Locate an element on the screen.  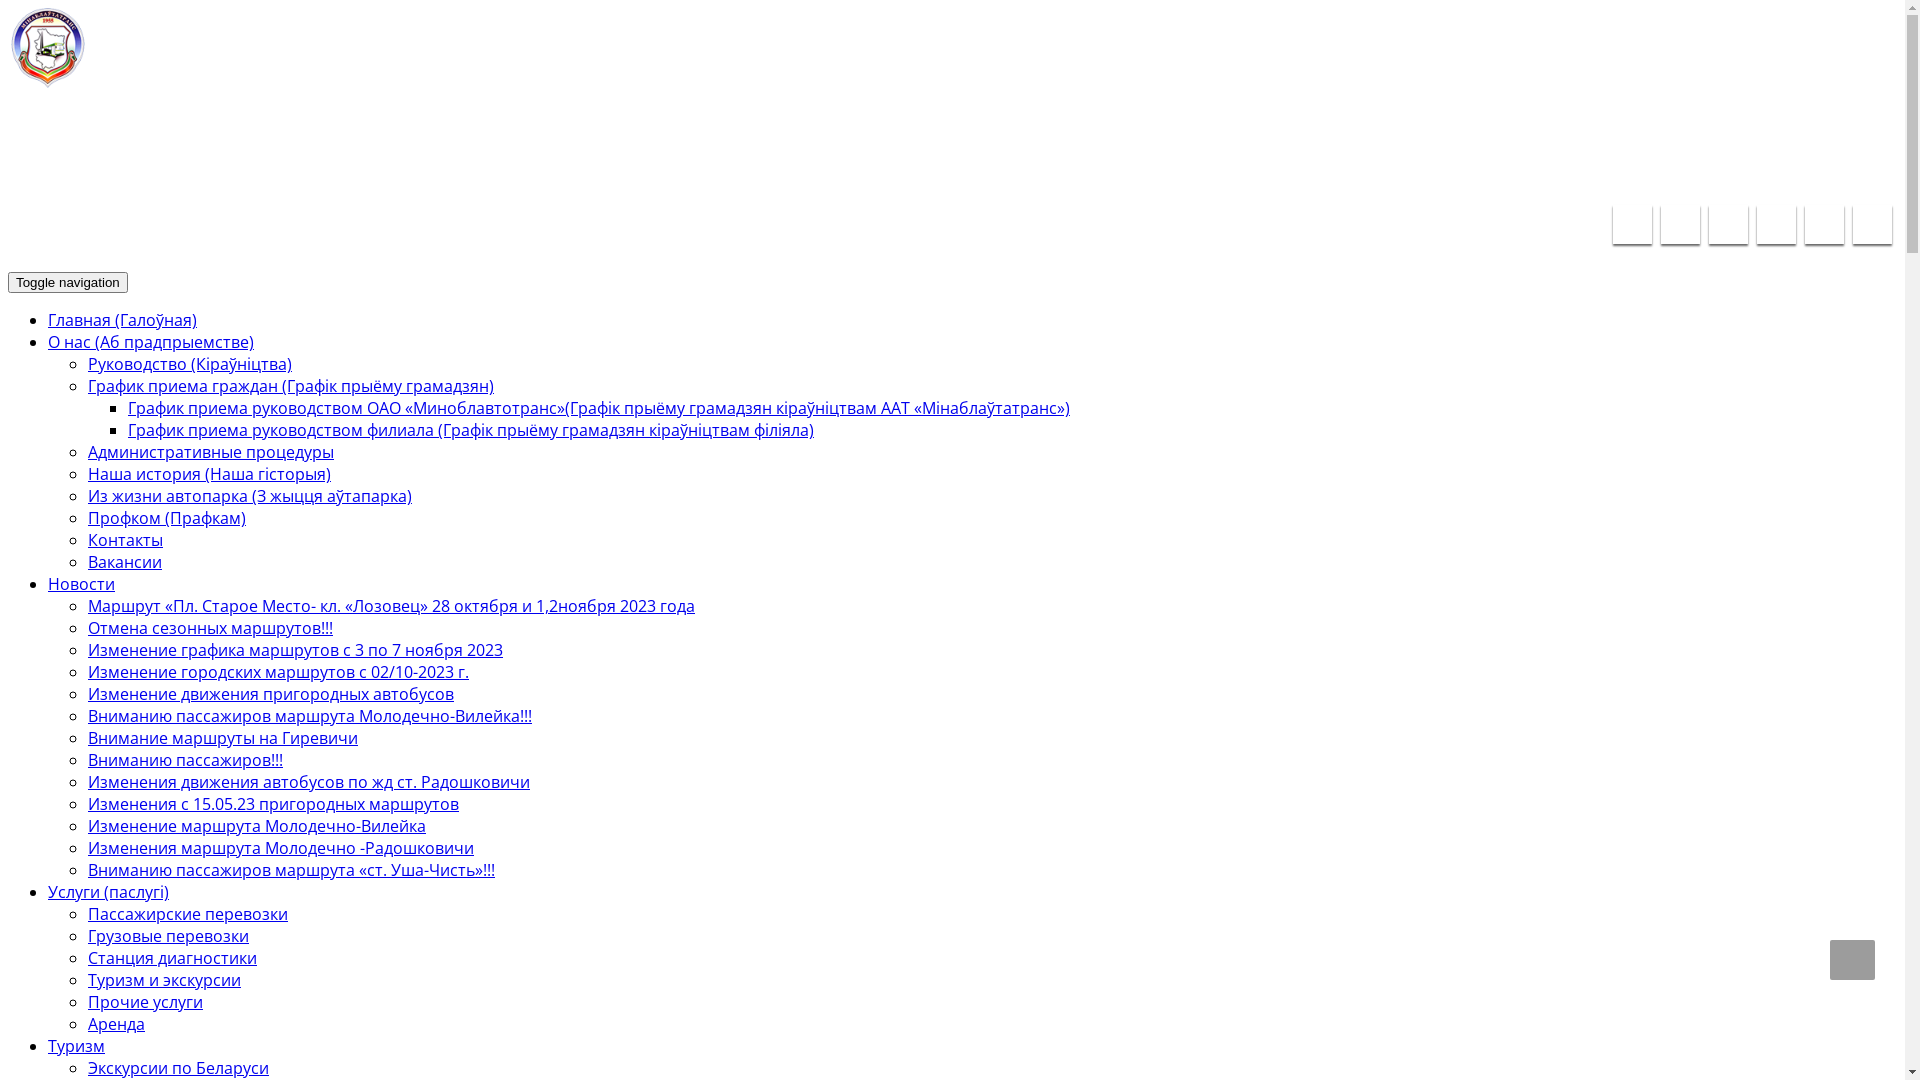
'instagram' is located at coordinates (1871, 224).